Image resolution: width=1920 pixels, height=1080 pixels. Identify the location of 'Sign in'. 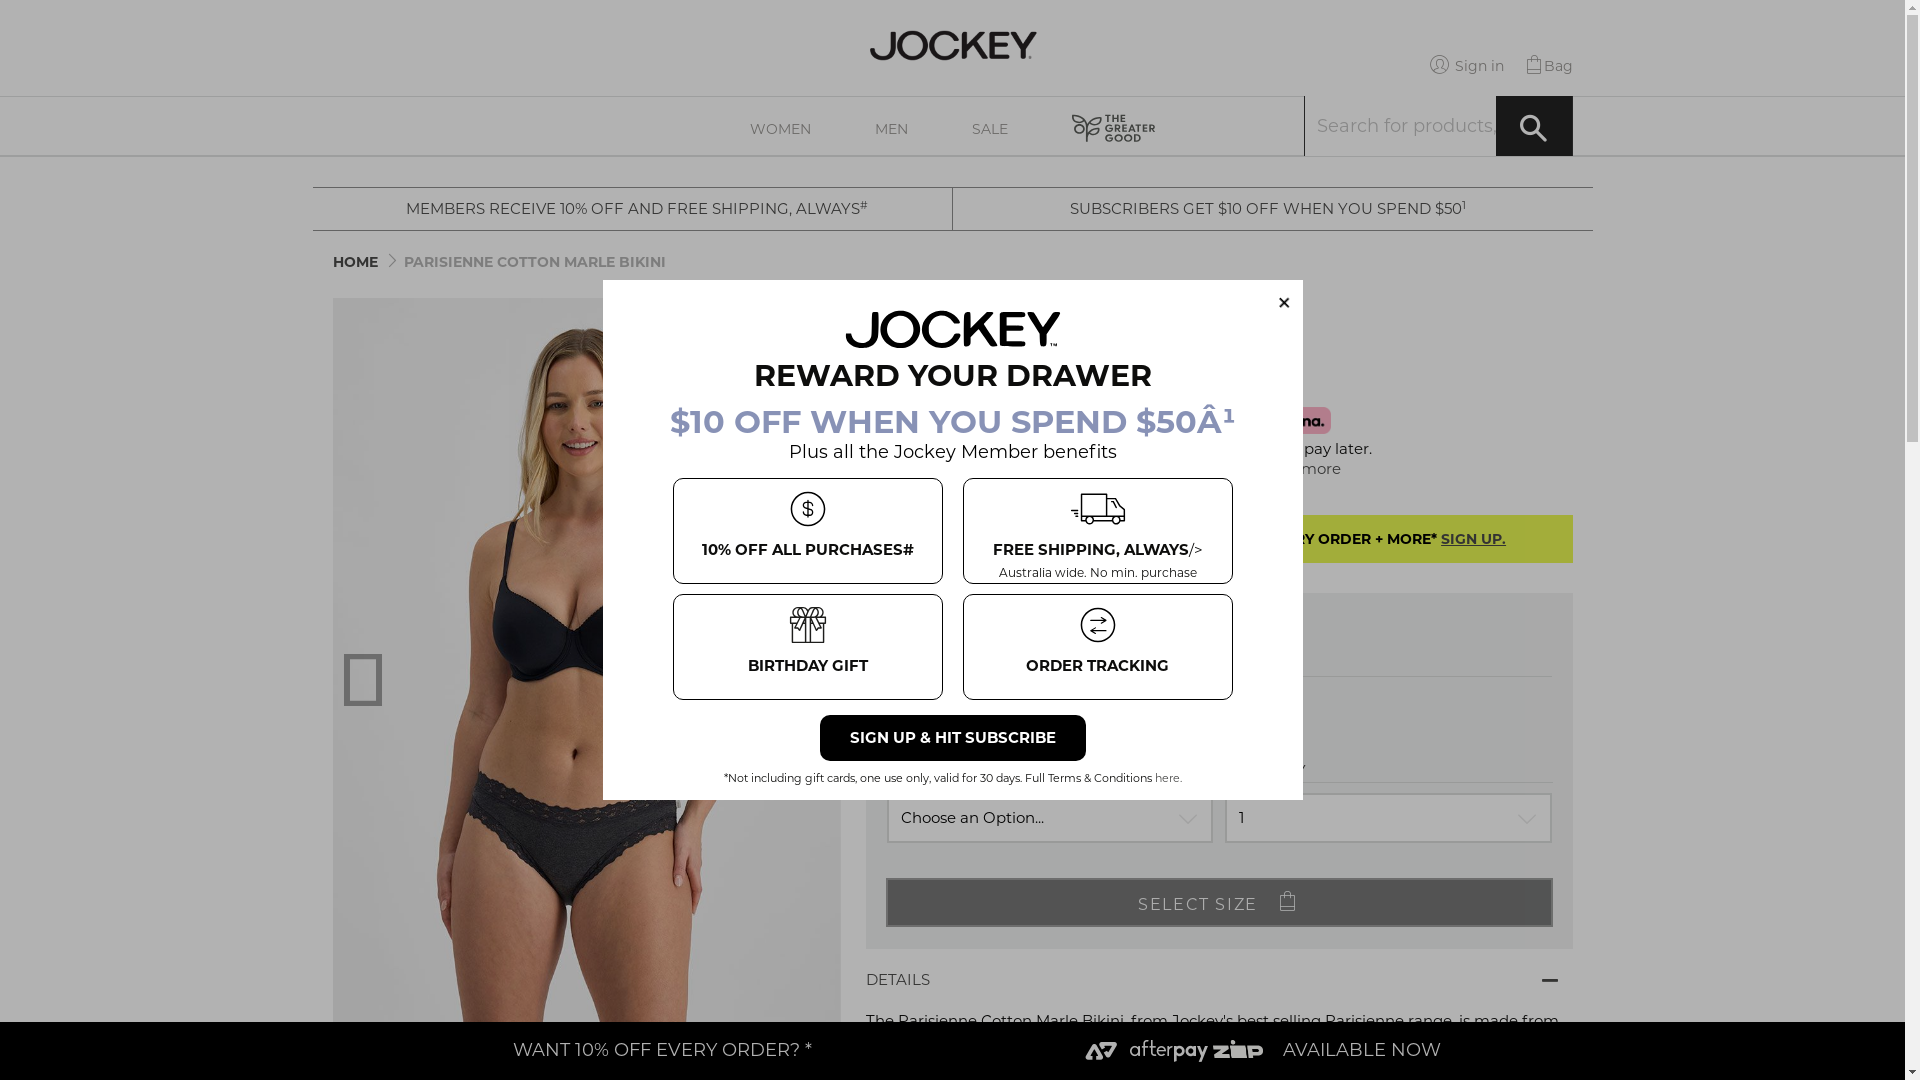
(1467, 64).